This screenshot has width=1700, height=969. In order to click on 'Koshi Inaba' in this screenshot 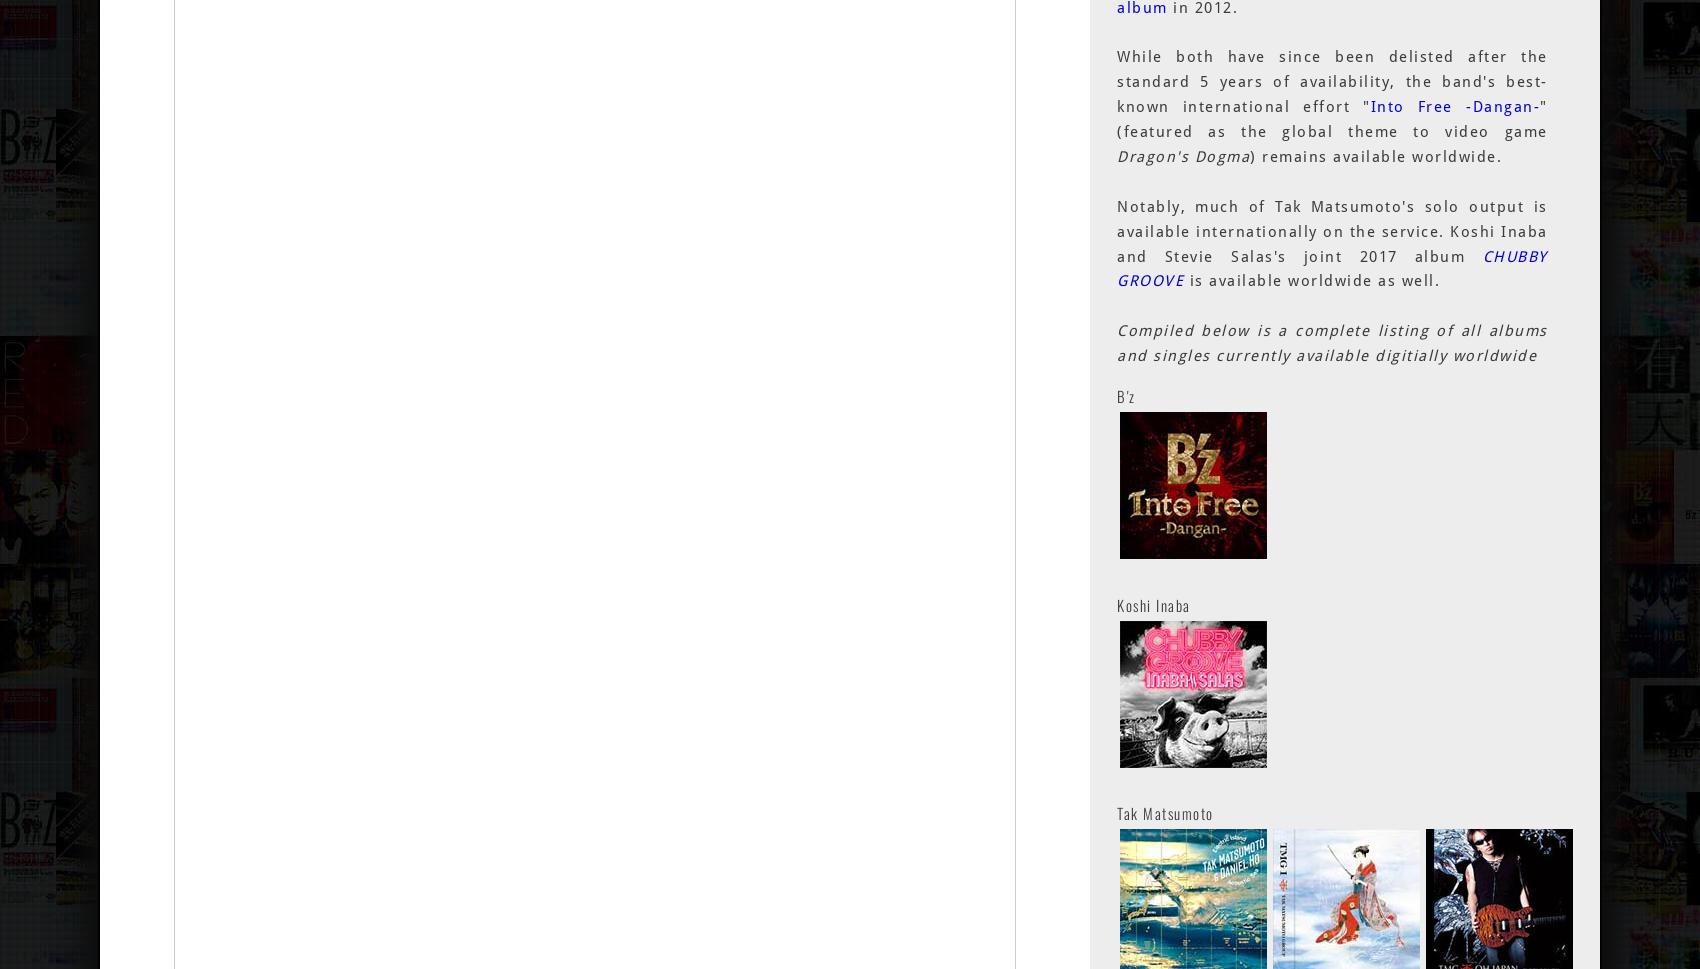, I will do `click(1153, 602)`.